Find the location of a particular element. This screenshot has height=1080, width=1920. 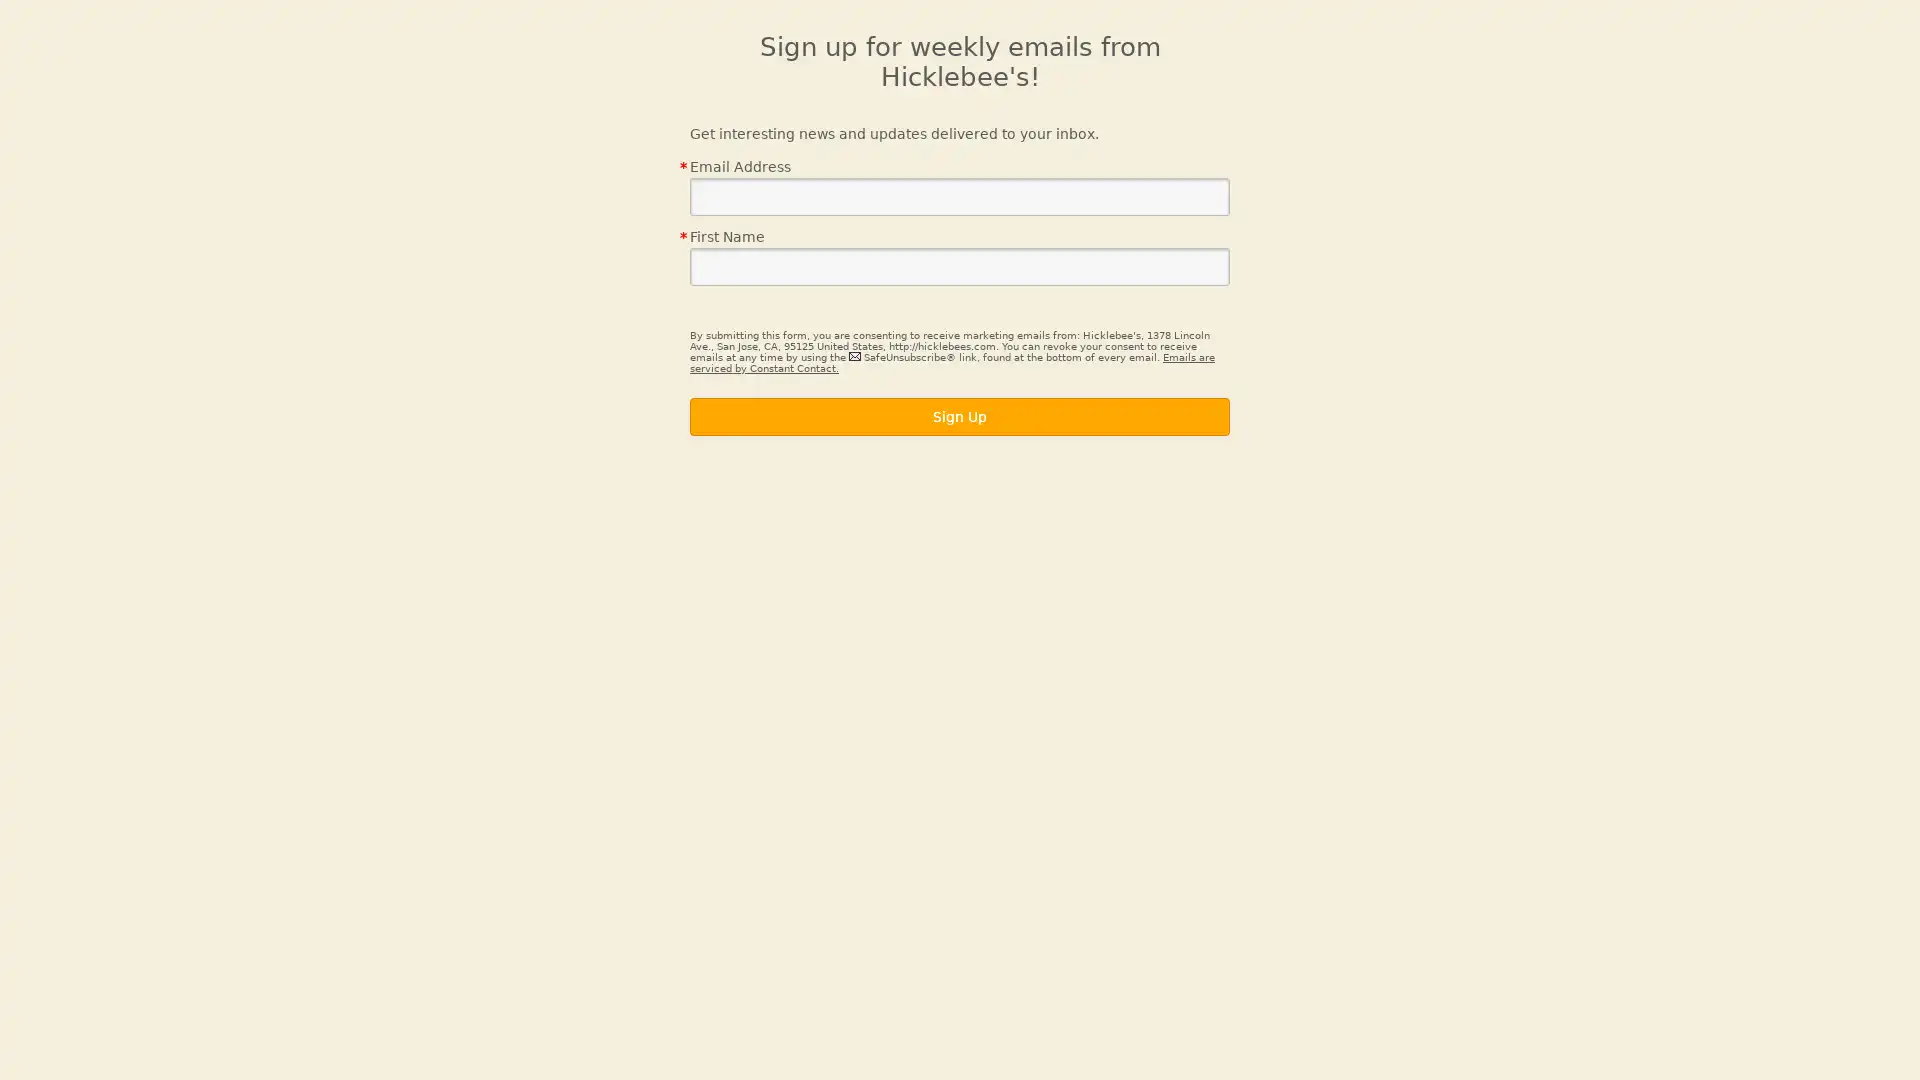

Sign Up is located at coordinates (960, 415).